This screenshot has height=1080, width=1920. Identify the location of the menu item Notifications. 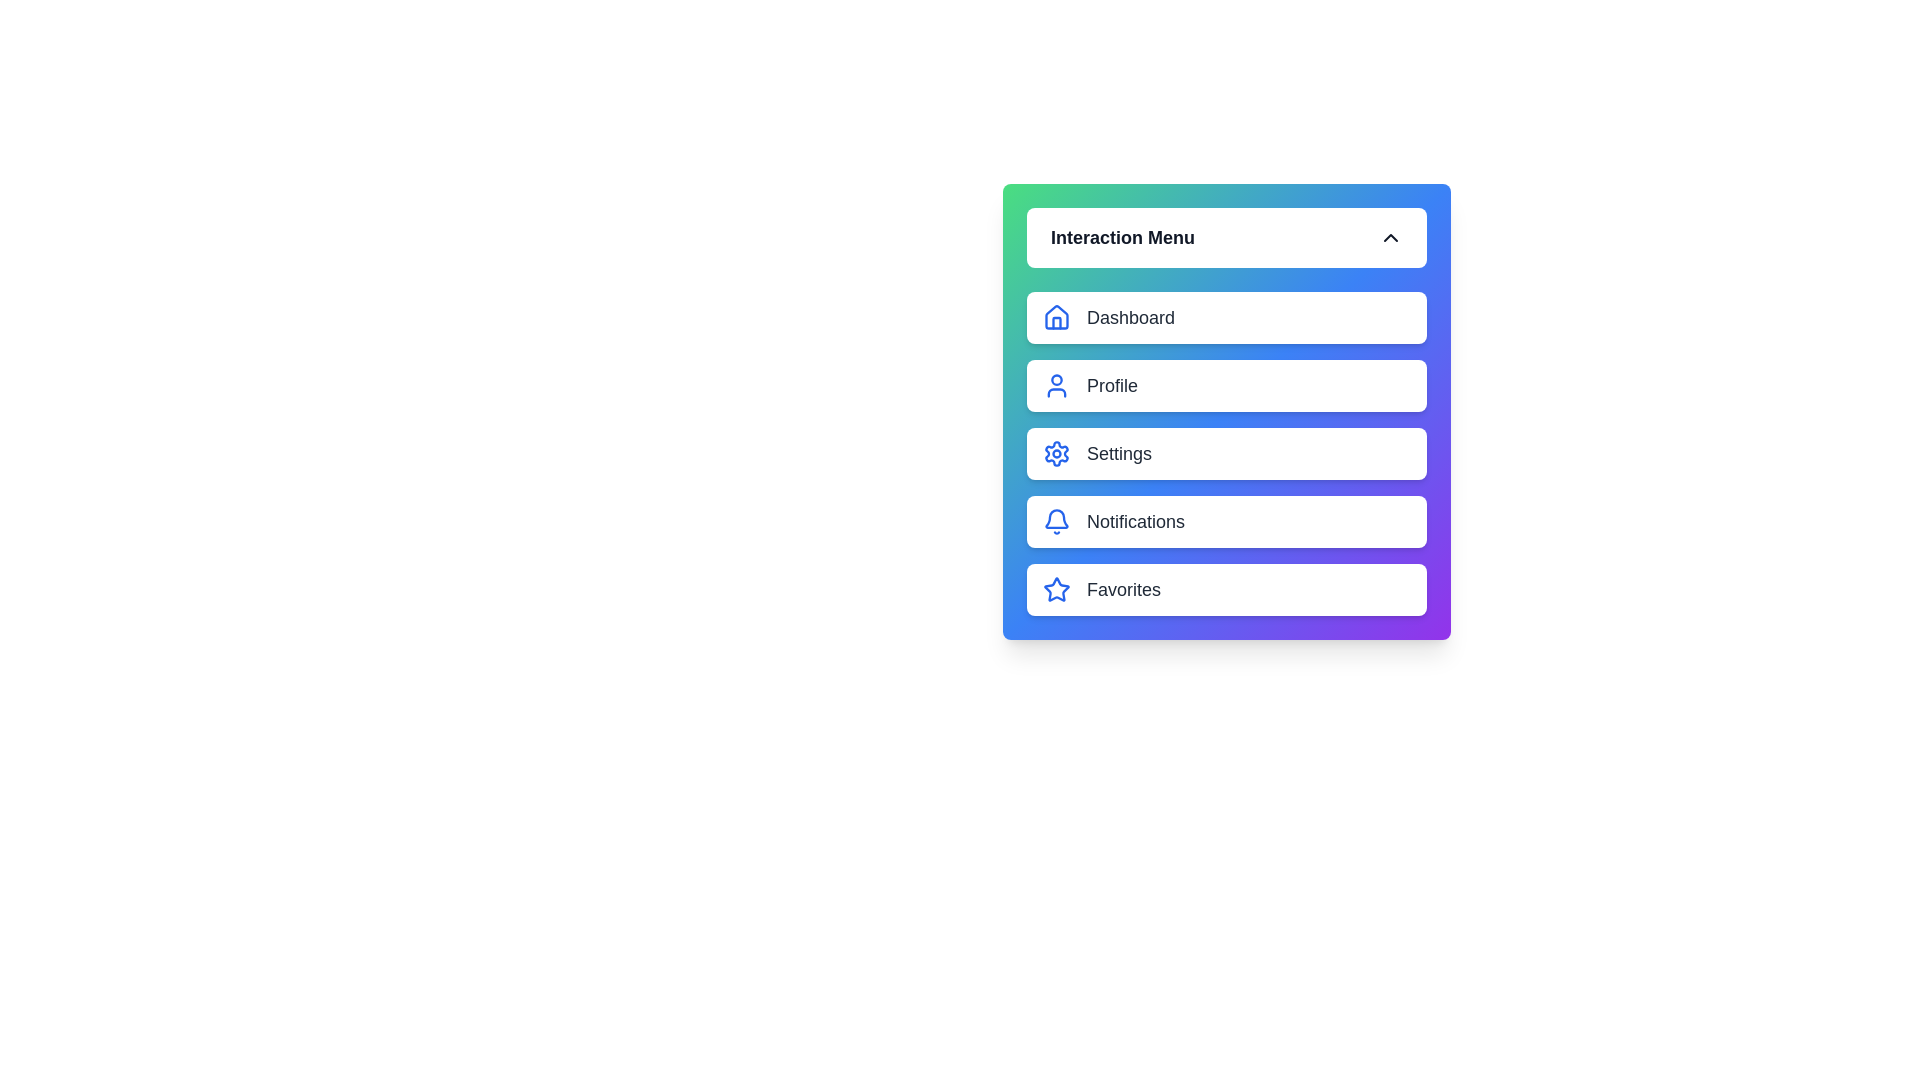
(1226, 520).